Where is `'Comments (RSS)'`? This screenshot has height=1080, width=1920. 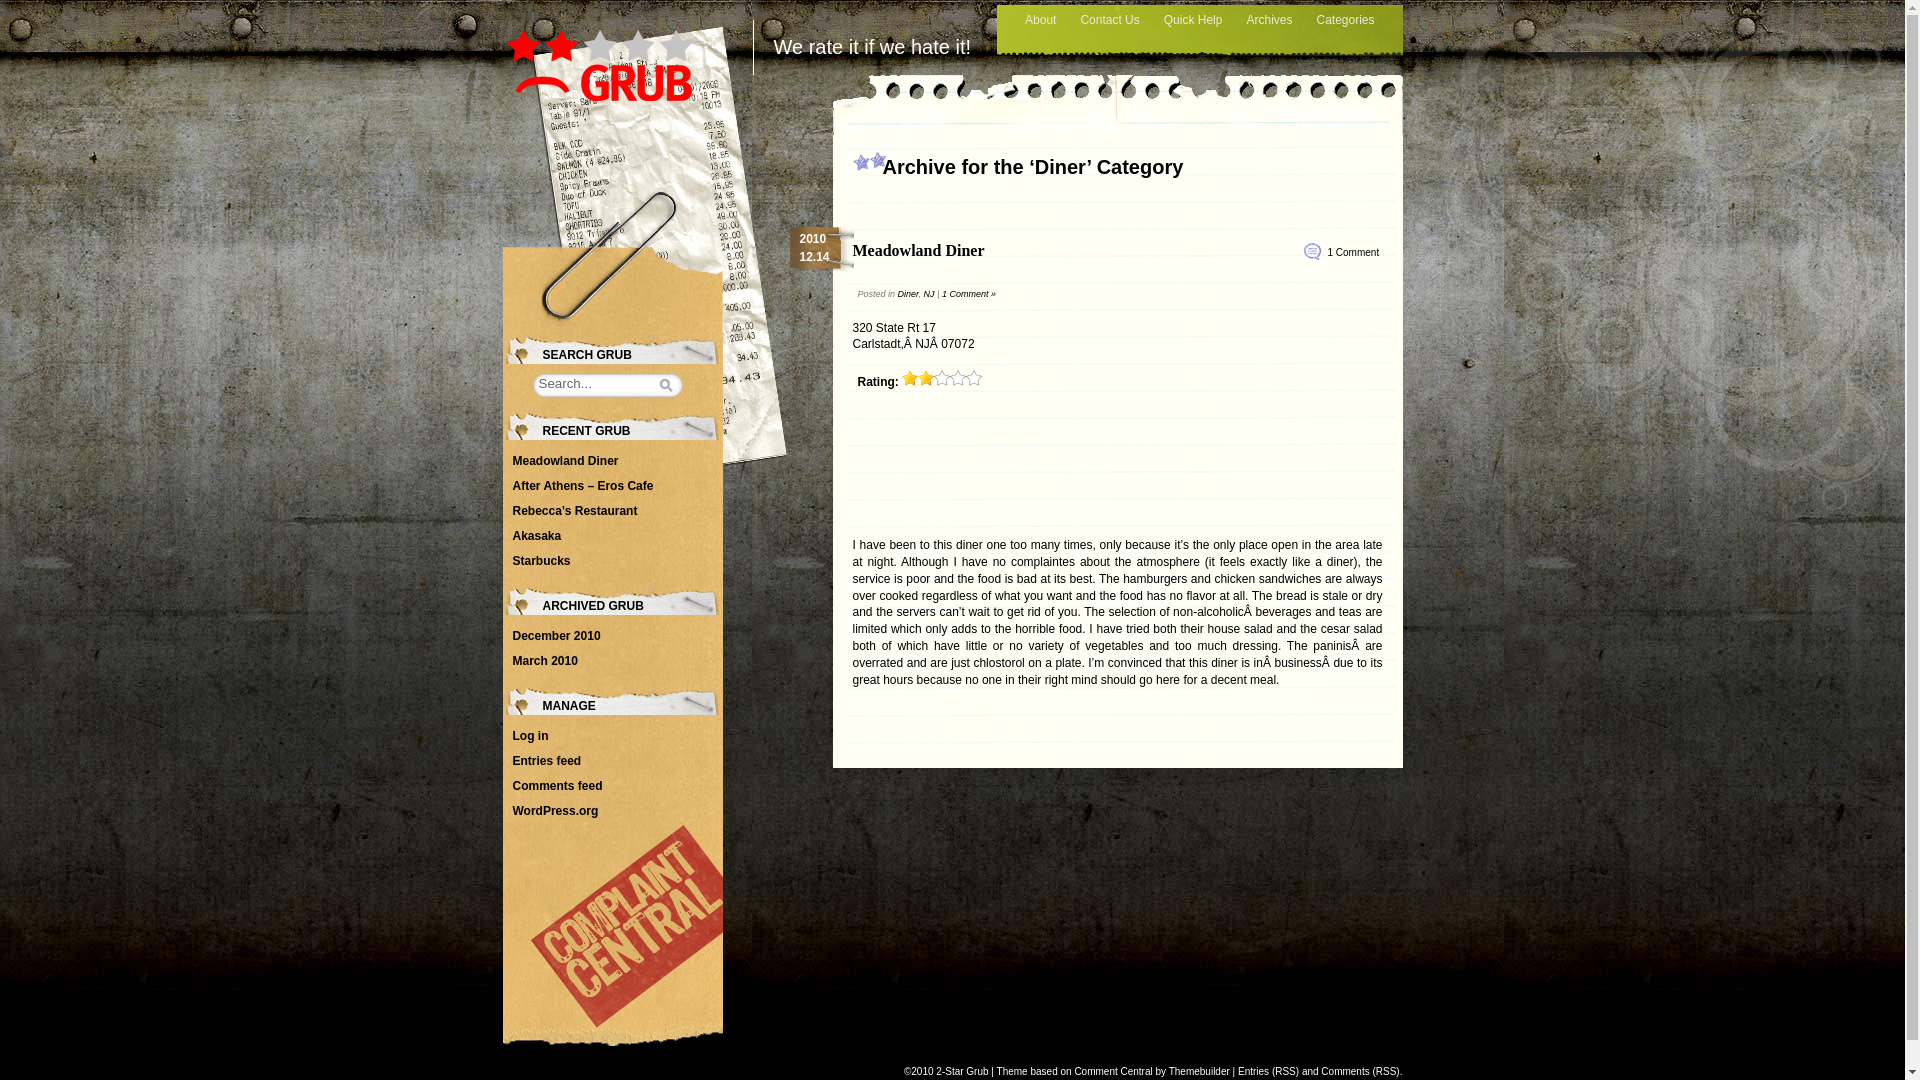 'Comments (RSS)' is located at coordinates (1359, 1070).